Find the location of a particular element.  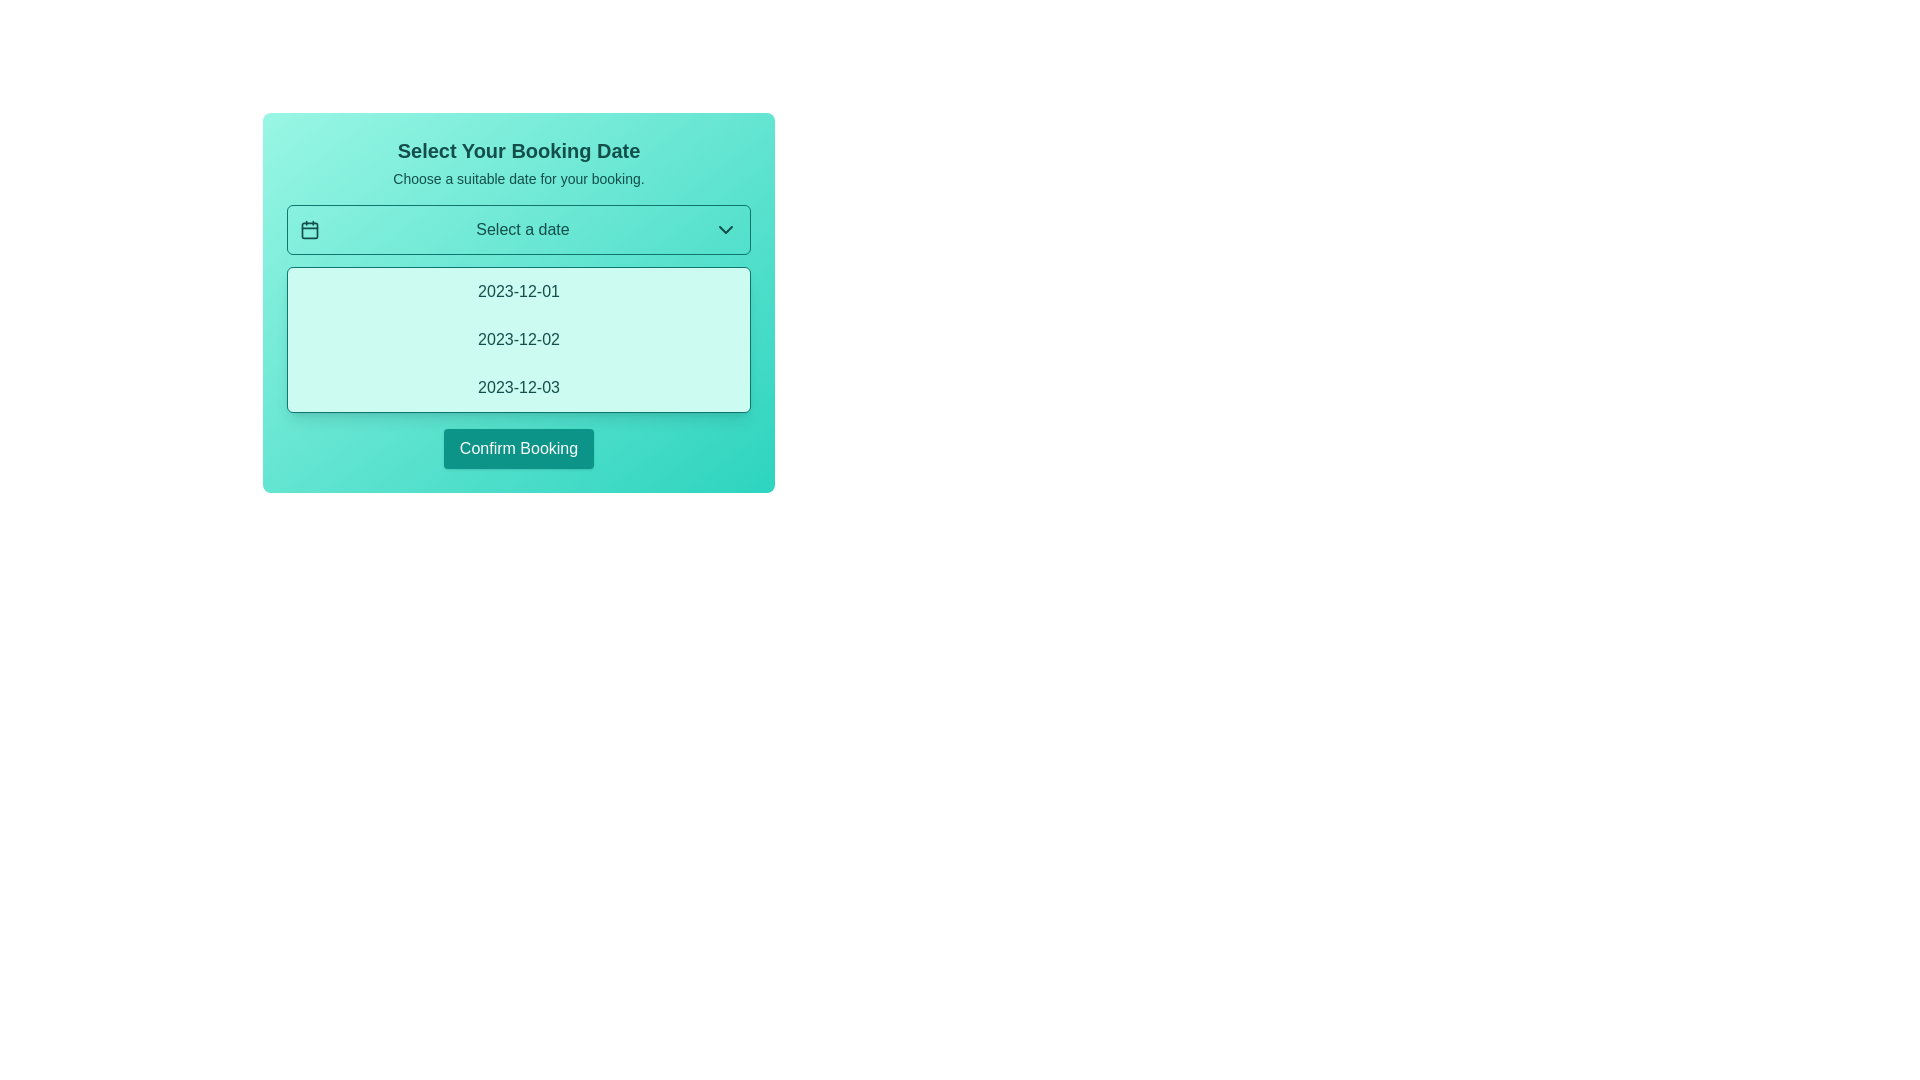

the Dropdown Button labeled 'Select a date' is located at coordinates (518, 229).